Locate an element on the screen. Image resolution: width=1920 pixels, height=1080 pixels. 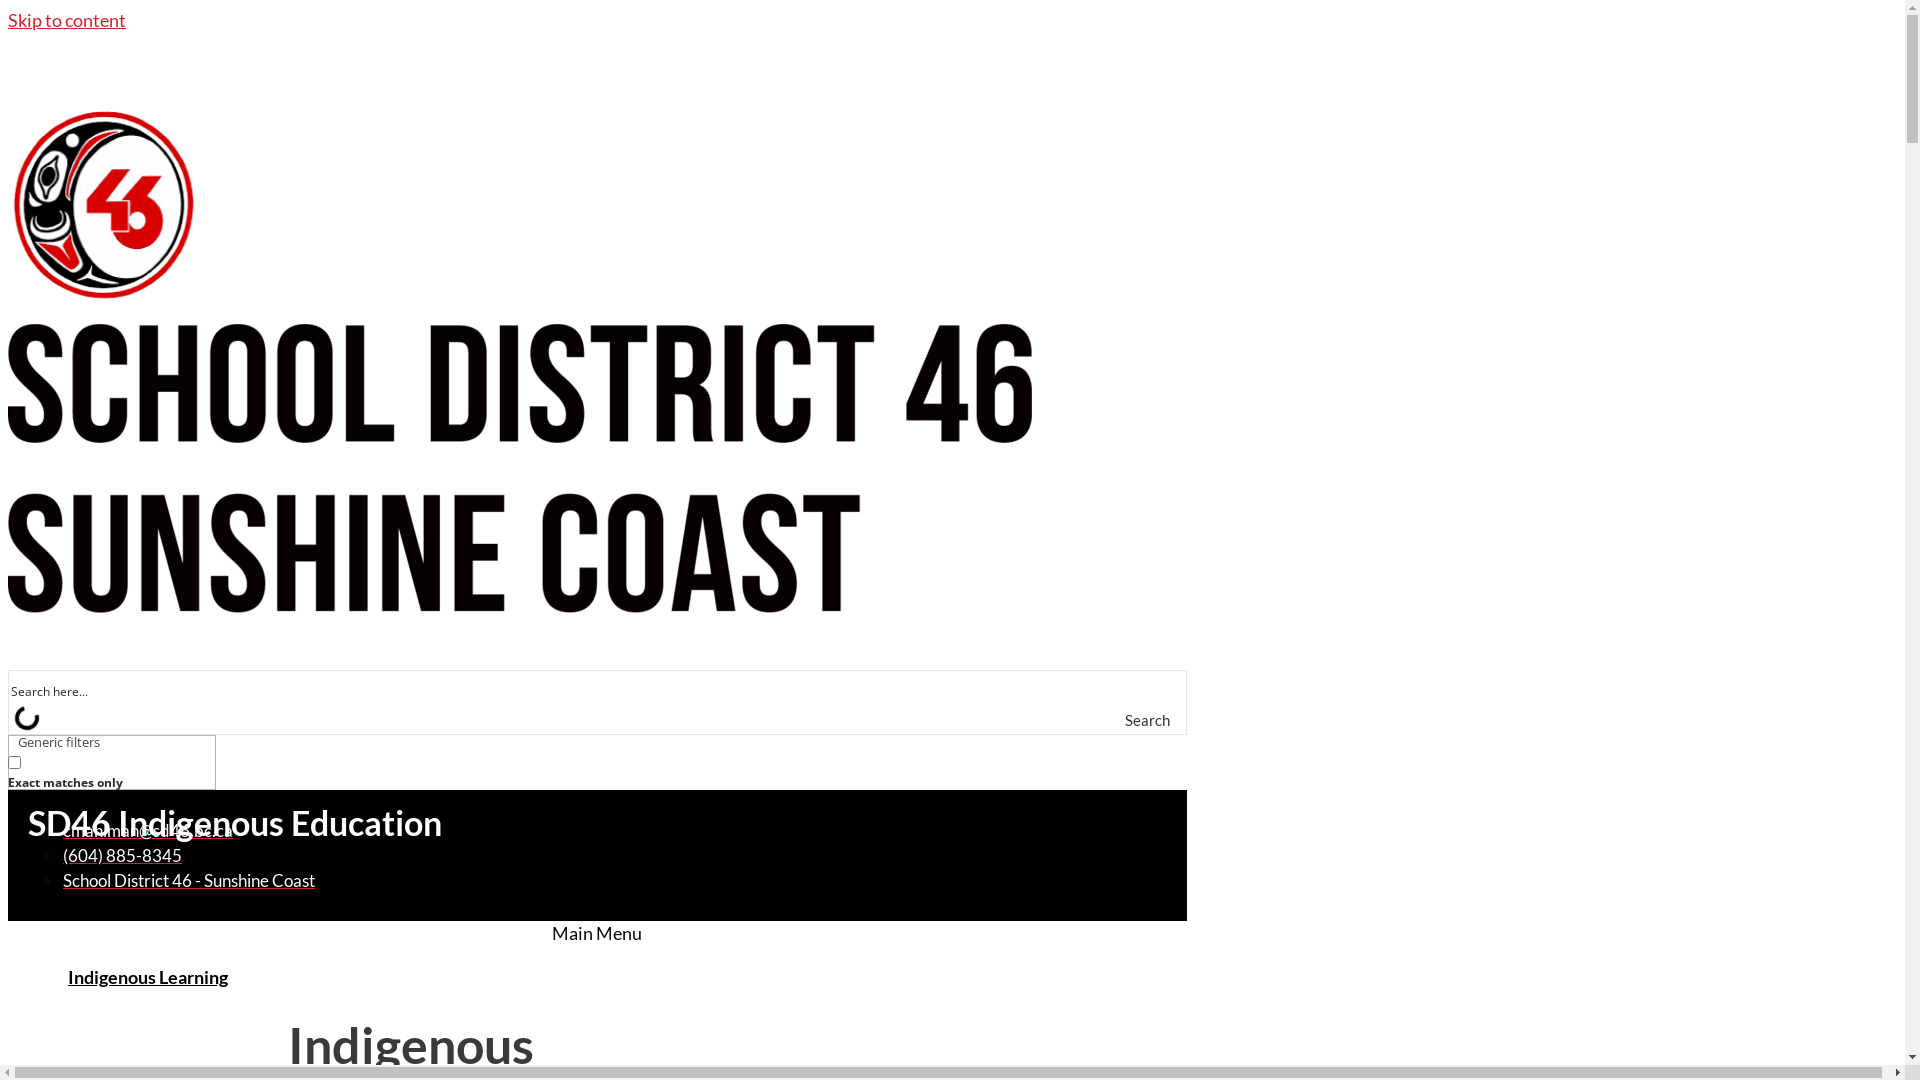
'cmahlman@sd46.bc.ca' is located at coordinates (147, 830).